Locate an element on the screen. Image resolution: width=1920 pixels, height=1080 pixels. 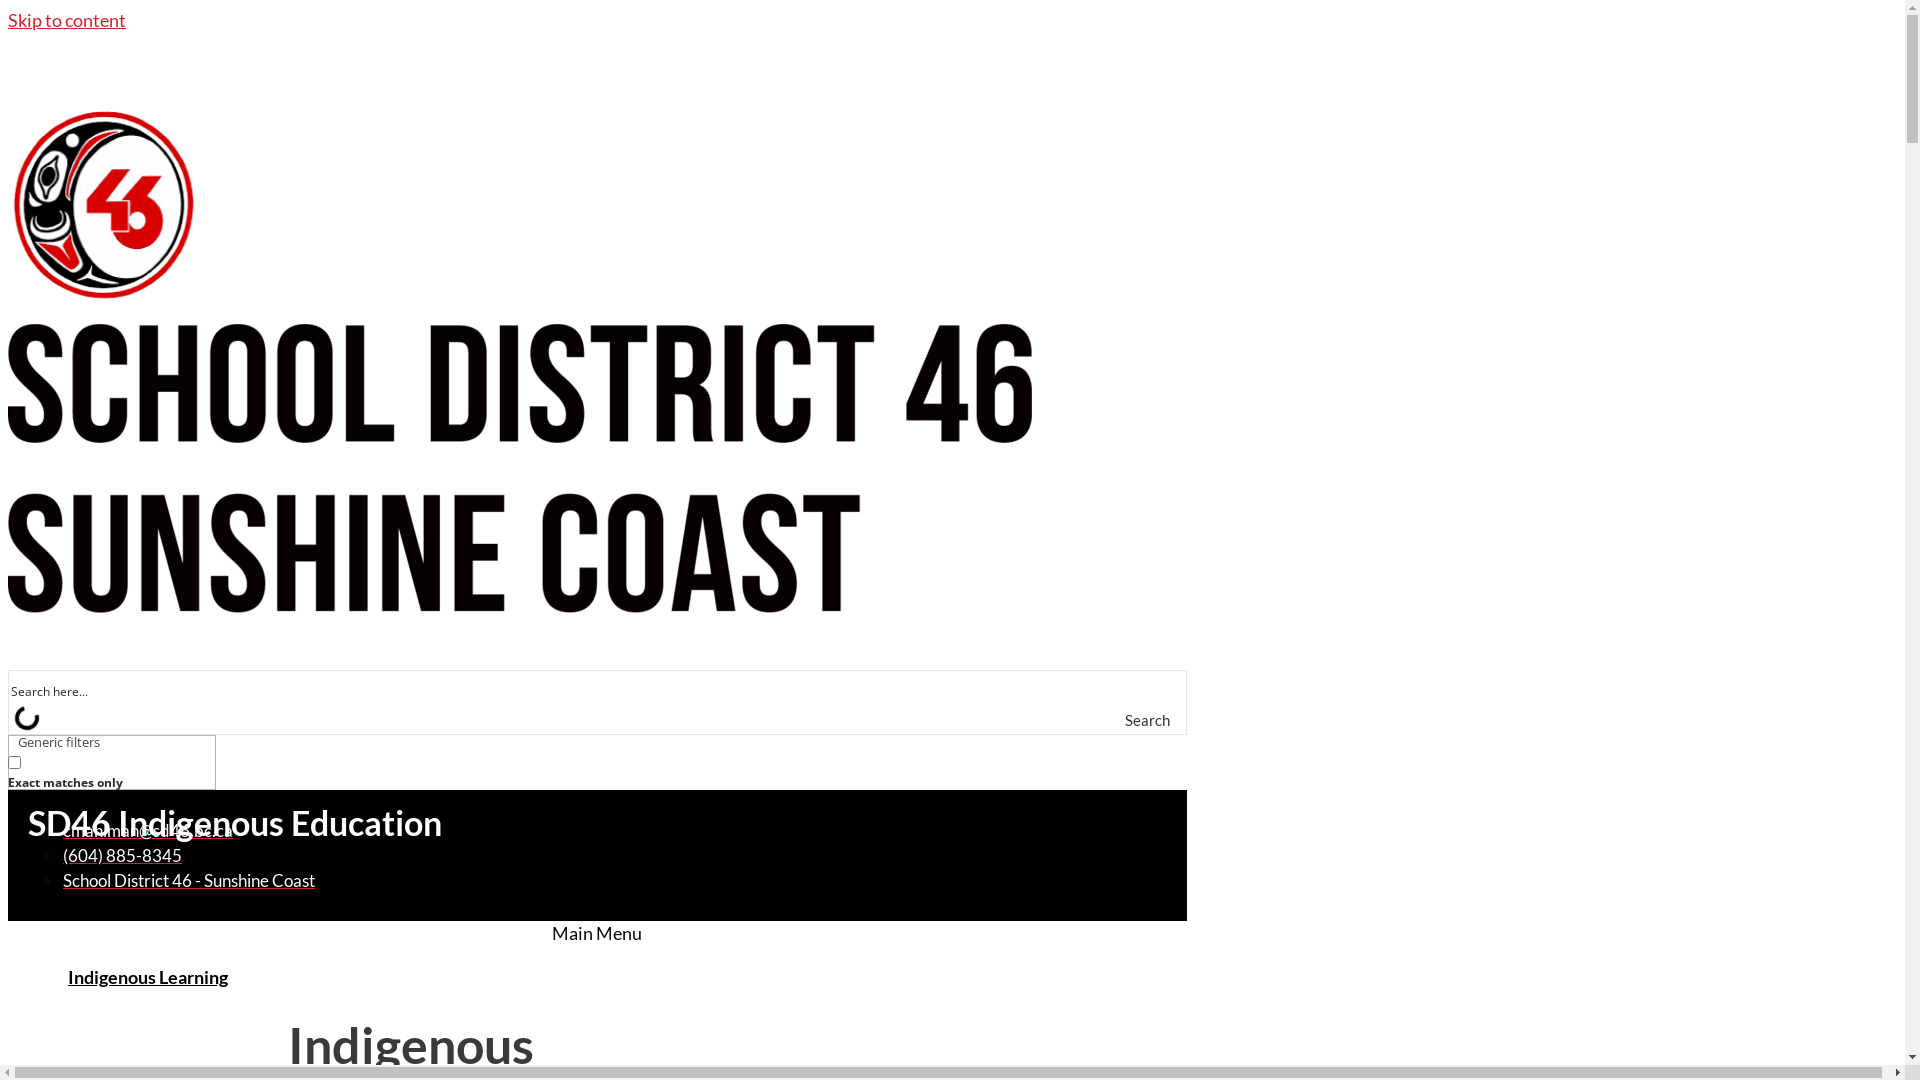
'cmahlman@sd46.bc.ca' is located at coordinates (147, 830).